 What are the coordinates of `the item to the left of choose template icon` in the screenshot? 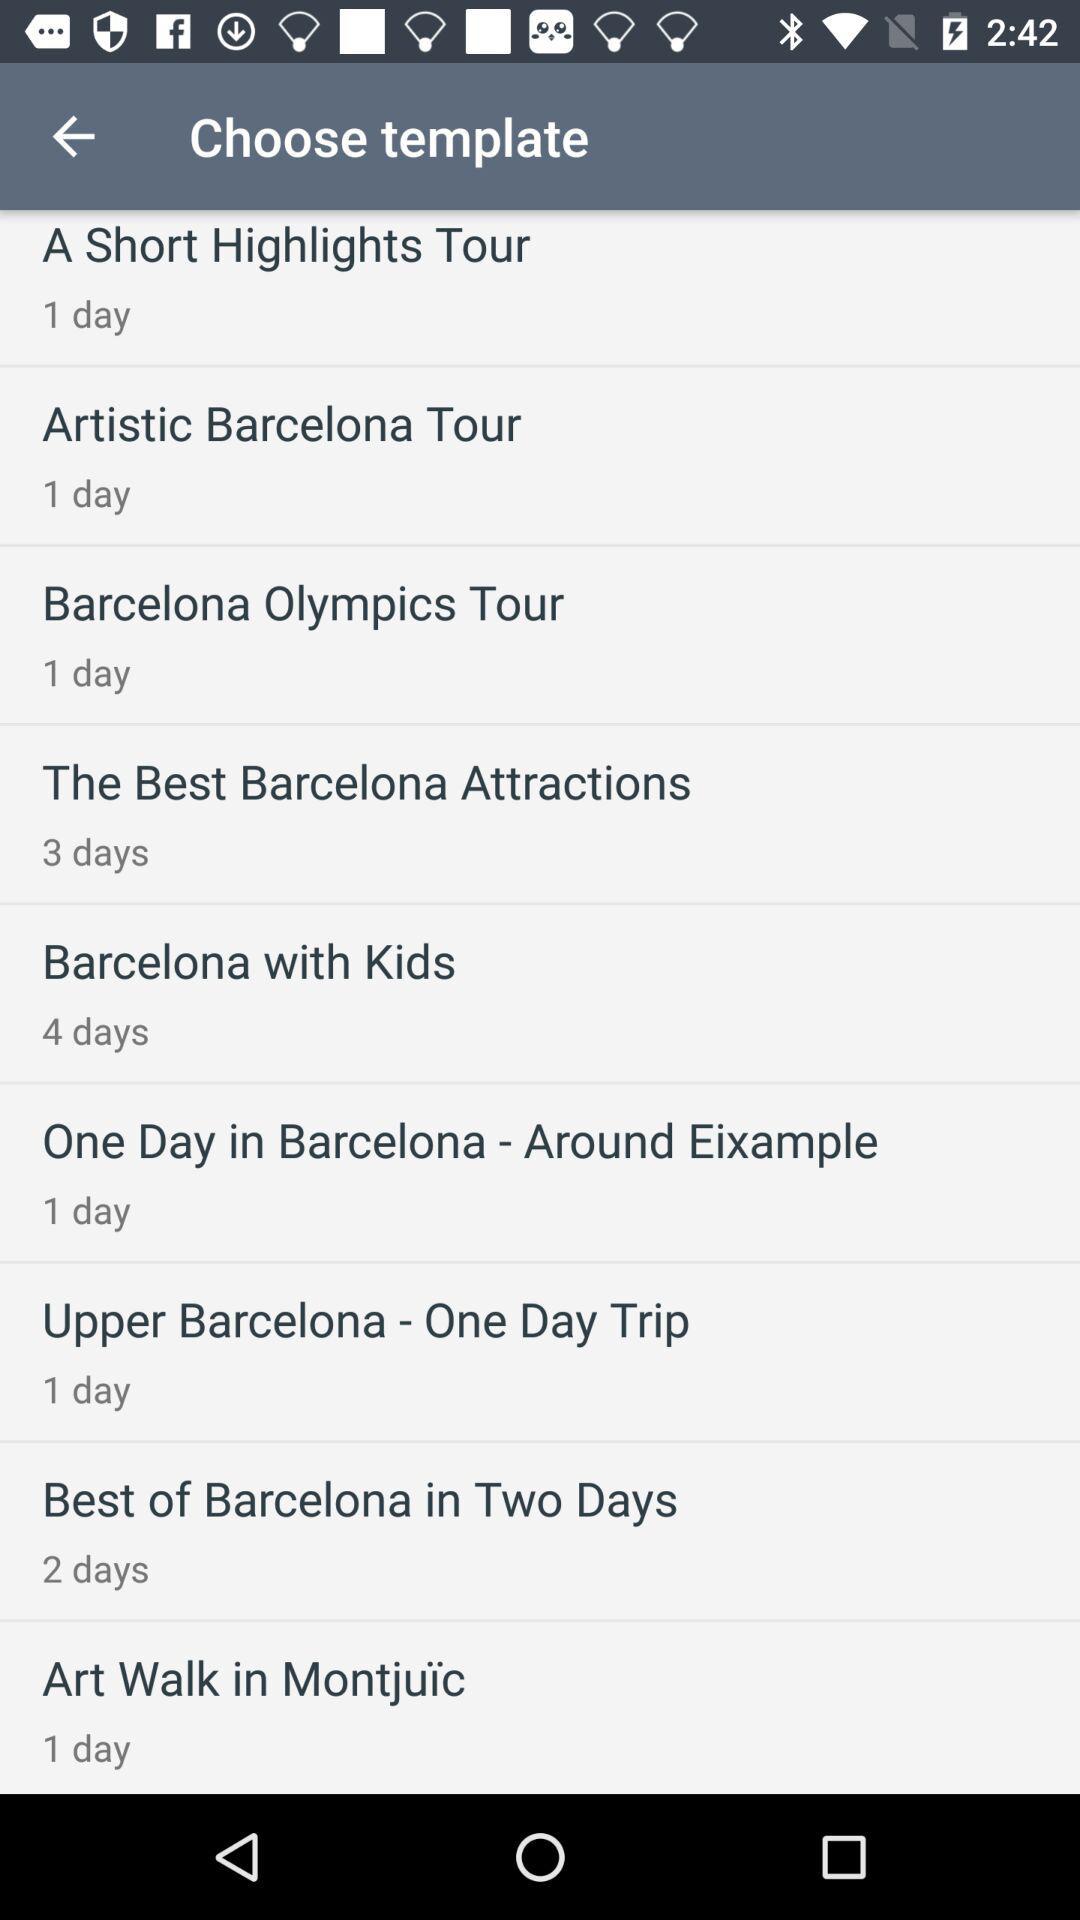 It's located at (72, 135).